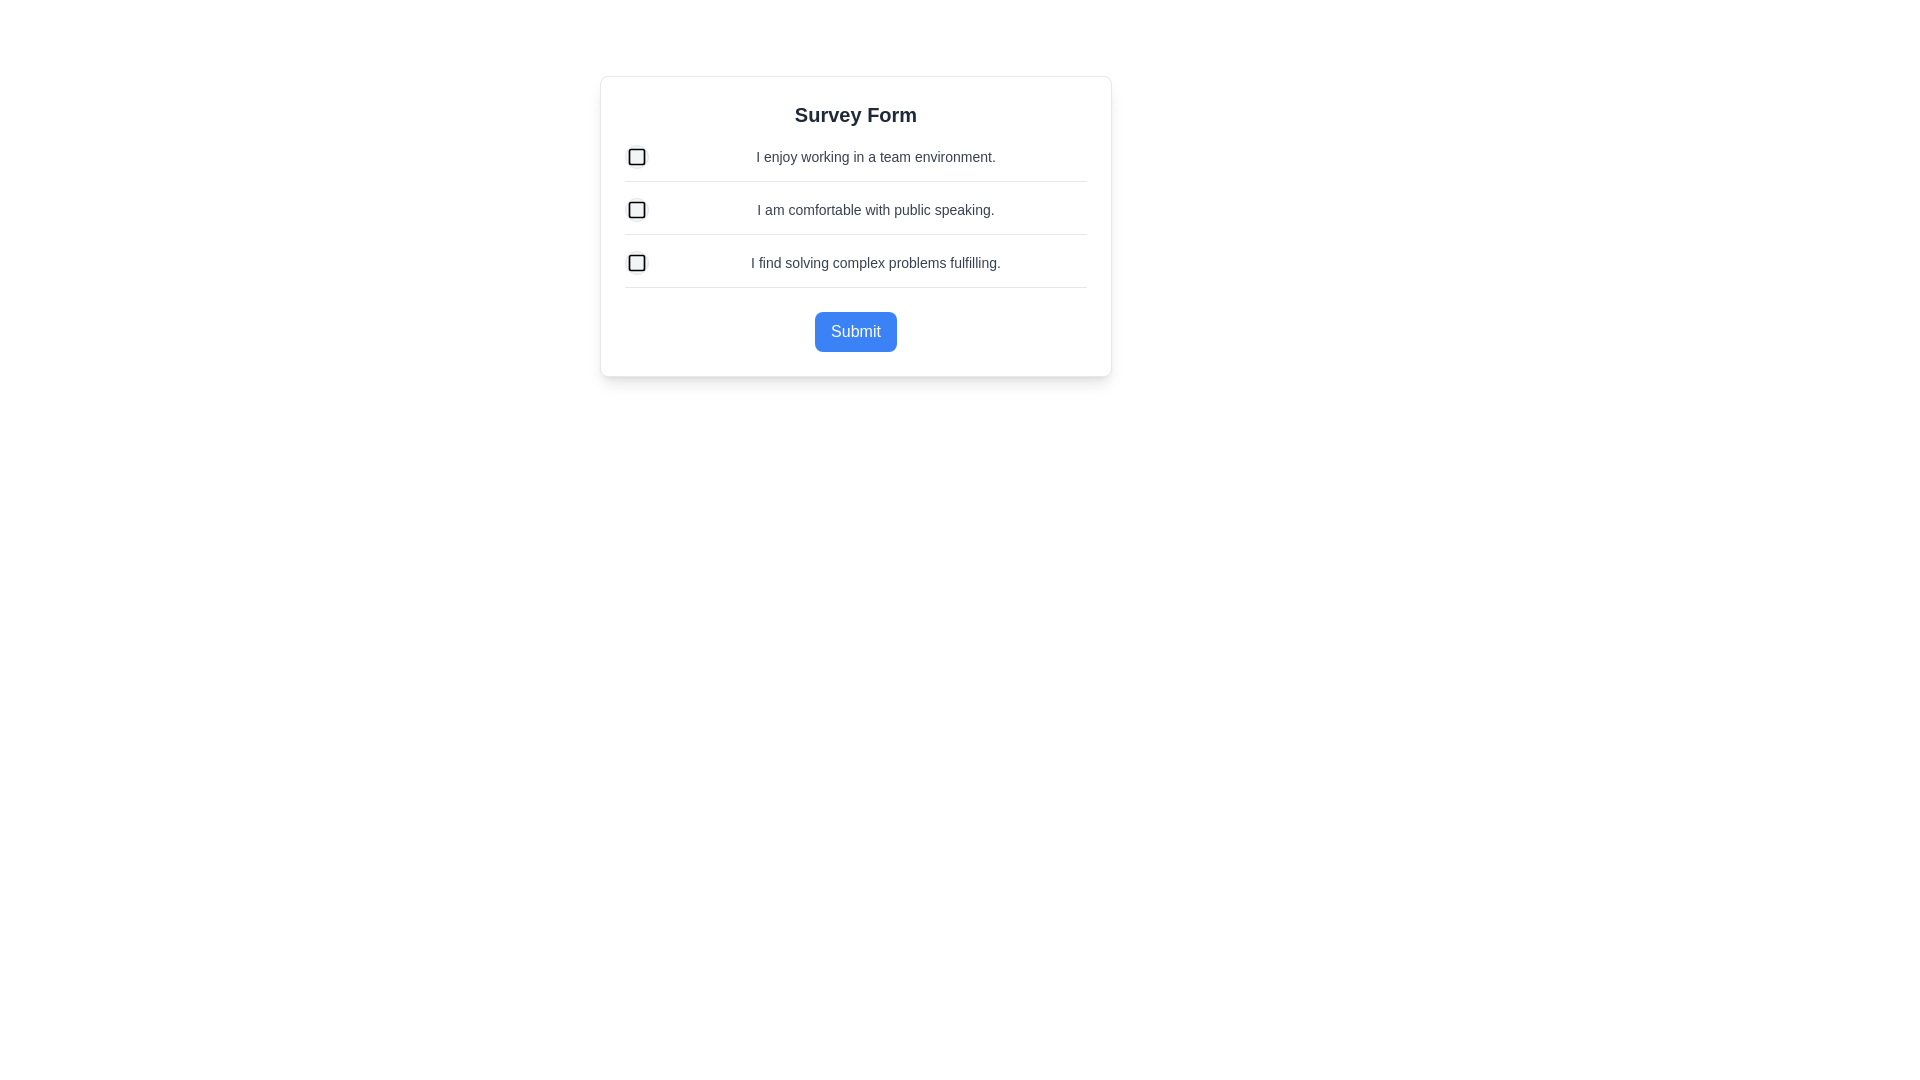 This screenshot has height=1080, width=1920. I want to click on the descriptive text label in the third row of the survey options, which is aligned next to the corresponding checkbox, so click(875, 261).